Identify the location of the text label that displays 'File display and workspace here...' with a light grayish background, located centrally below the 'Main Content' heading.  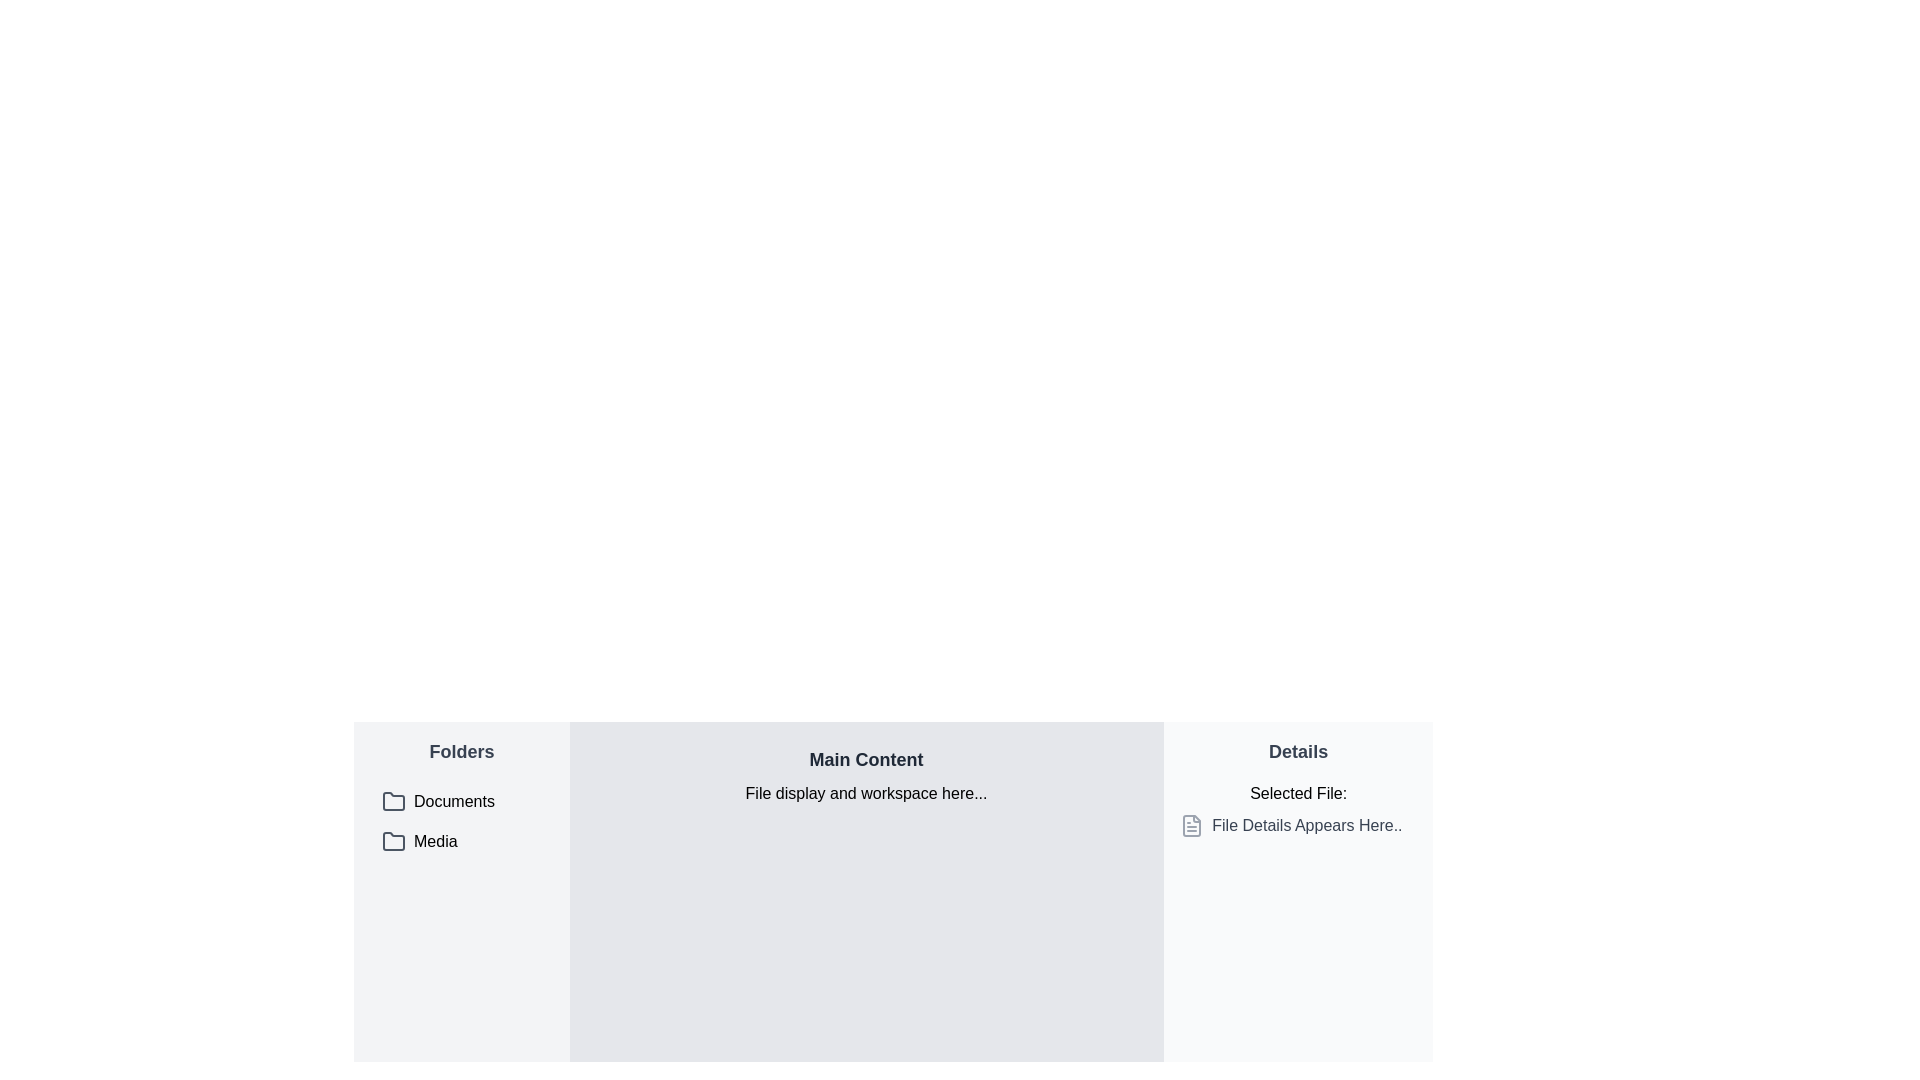
(866, 793).